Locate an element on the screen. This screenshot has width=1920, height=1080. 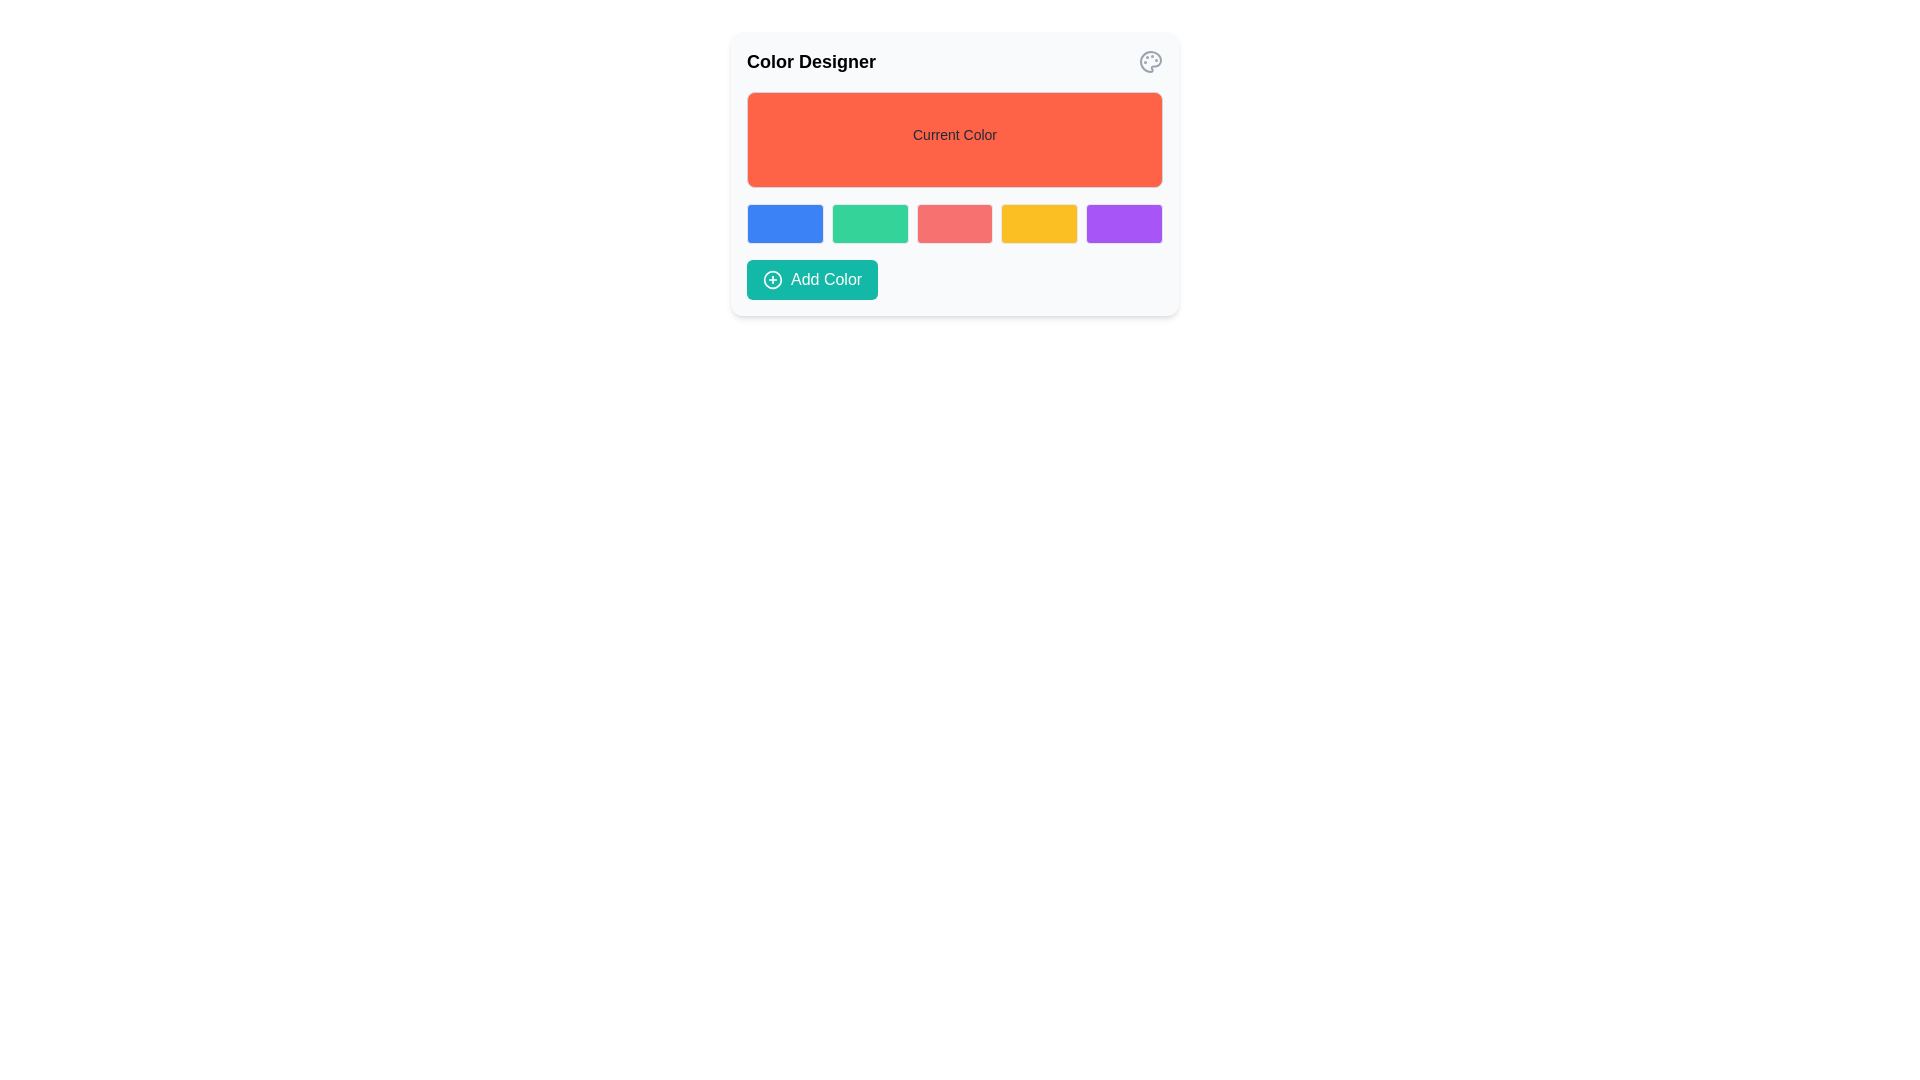
the decorative icon within the 'Add Color' button at the bottom left of the 'Color Designer' card is located at coordinates (771, 280).